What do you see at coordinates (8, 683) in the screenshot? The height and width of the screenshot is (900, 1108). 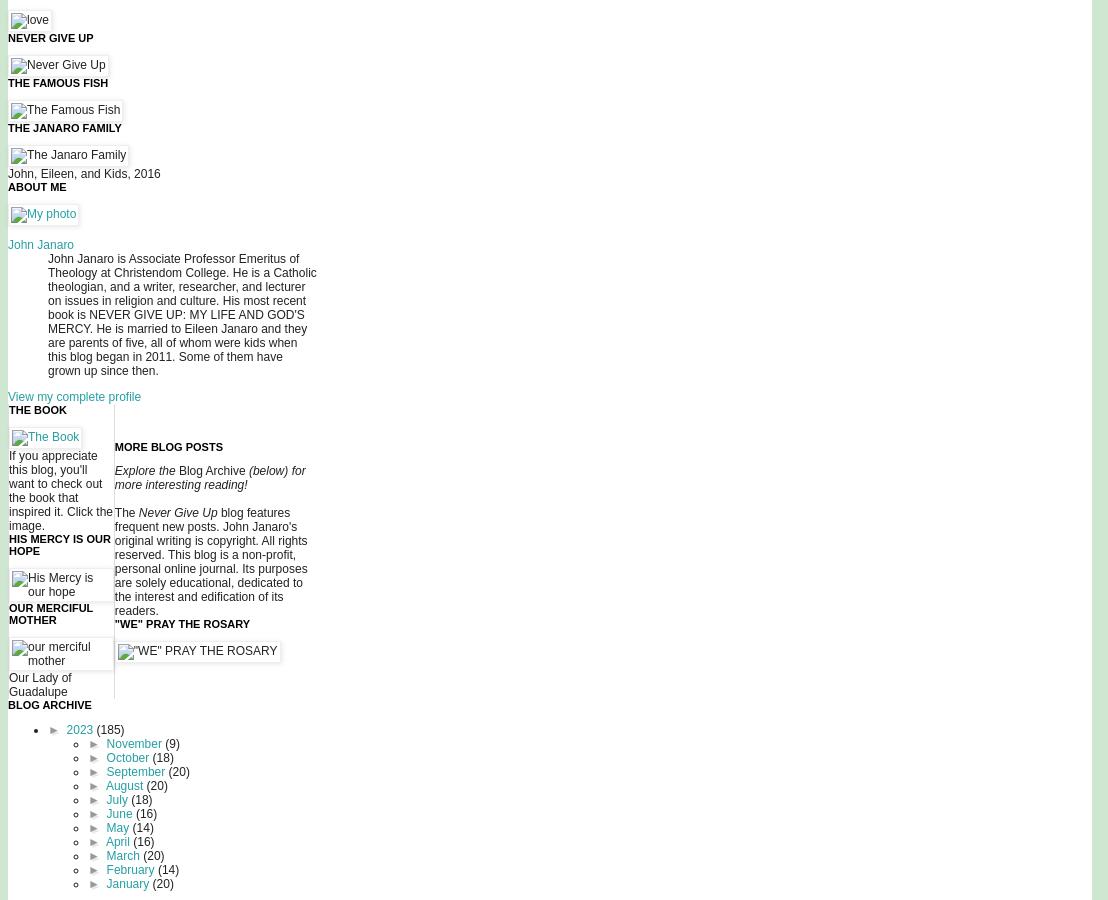 I see `'Our Lady of Guadalupe'` at bounding box center [8, 683].